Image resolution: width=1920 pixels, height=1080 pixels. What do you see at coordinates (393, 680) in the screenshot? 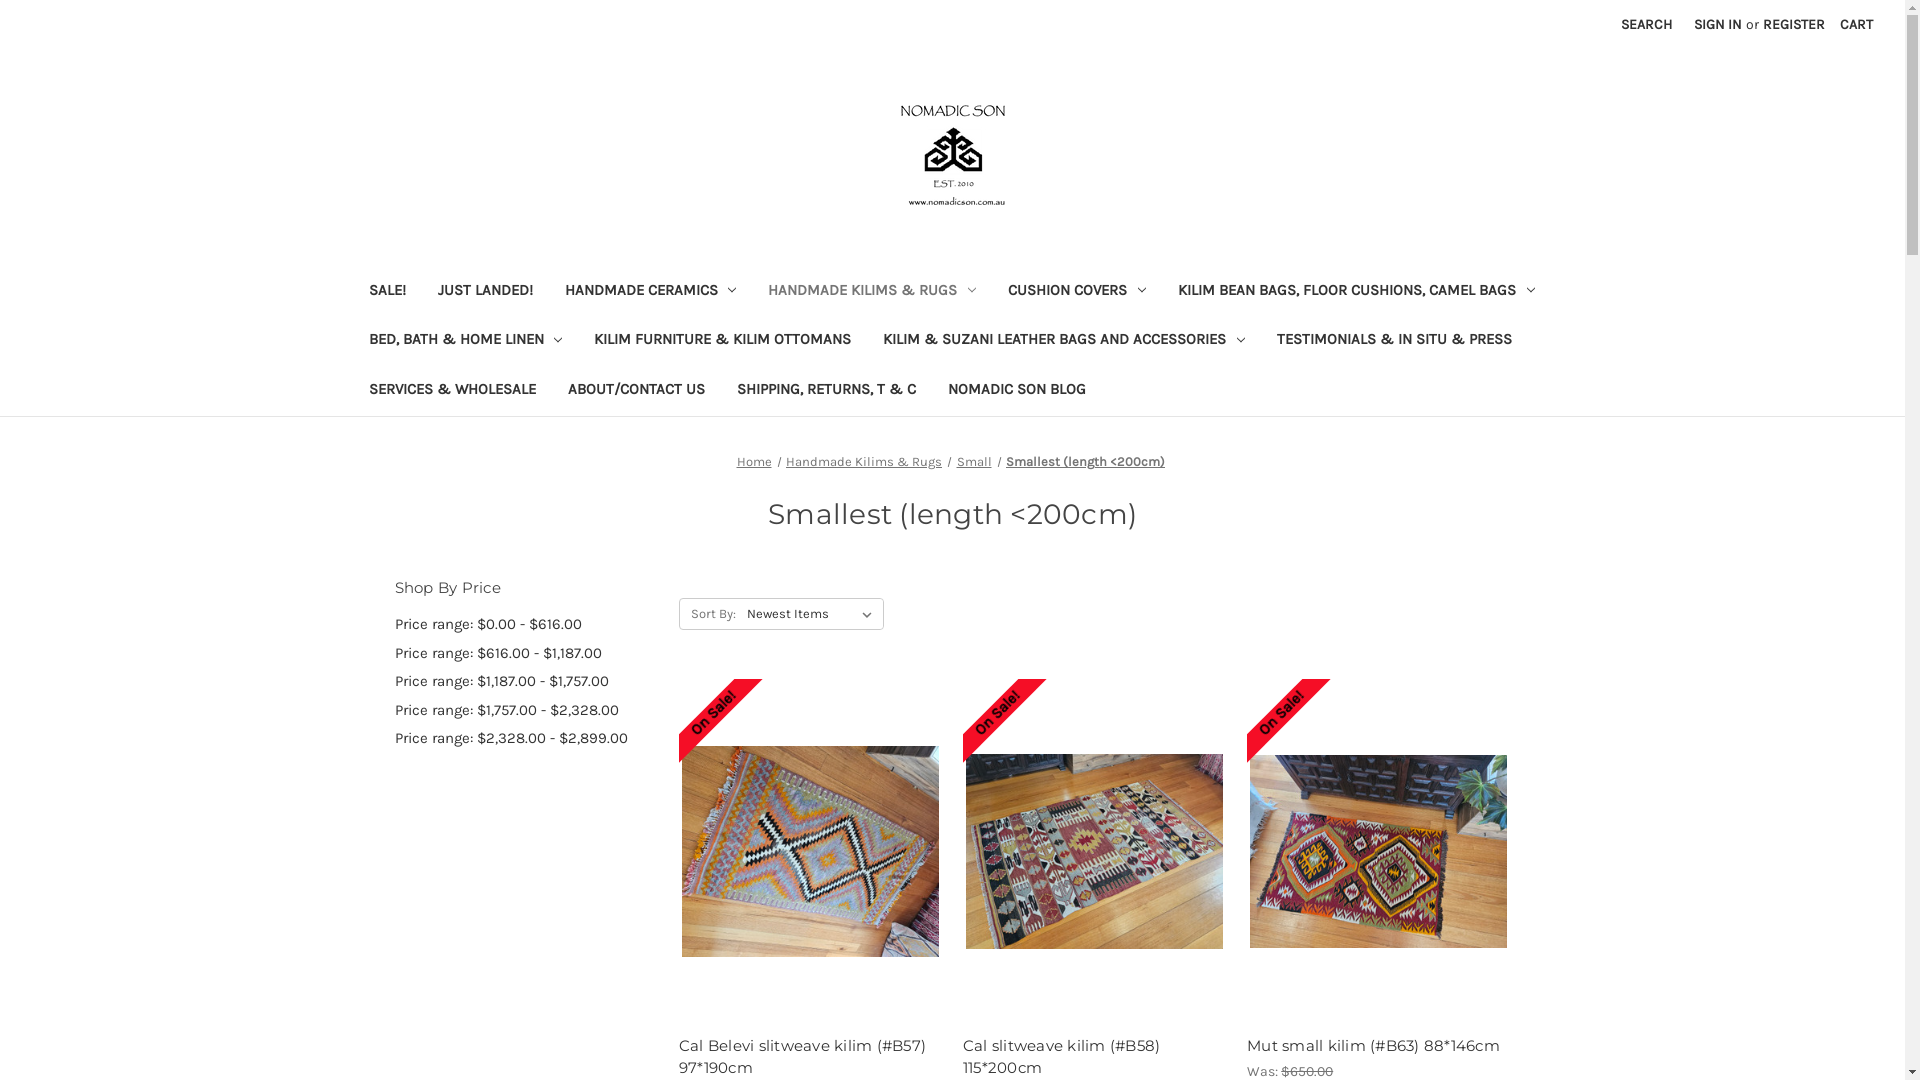
I see `'Price range: $1,187.00 - $1,757.00'` at bounding box center [393, 680].